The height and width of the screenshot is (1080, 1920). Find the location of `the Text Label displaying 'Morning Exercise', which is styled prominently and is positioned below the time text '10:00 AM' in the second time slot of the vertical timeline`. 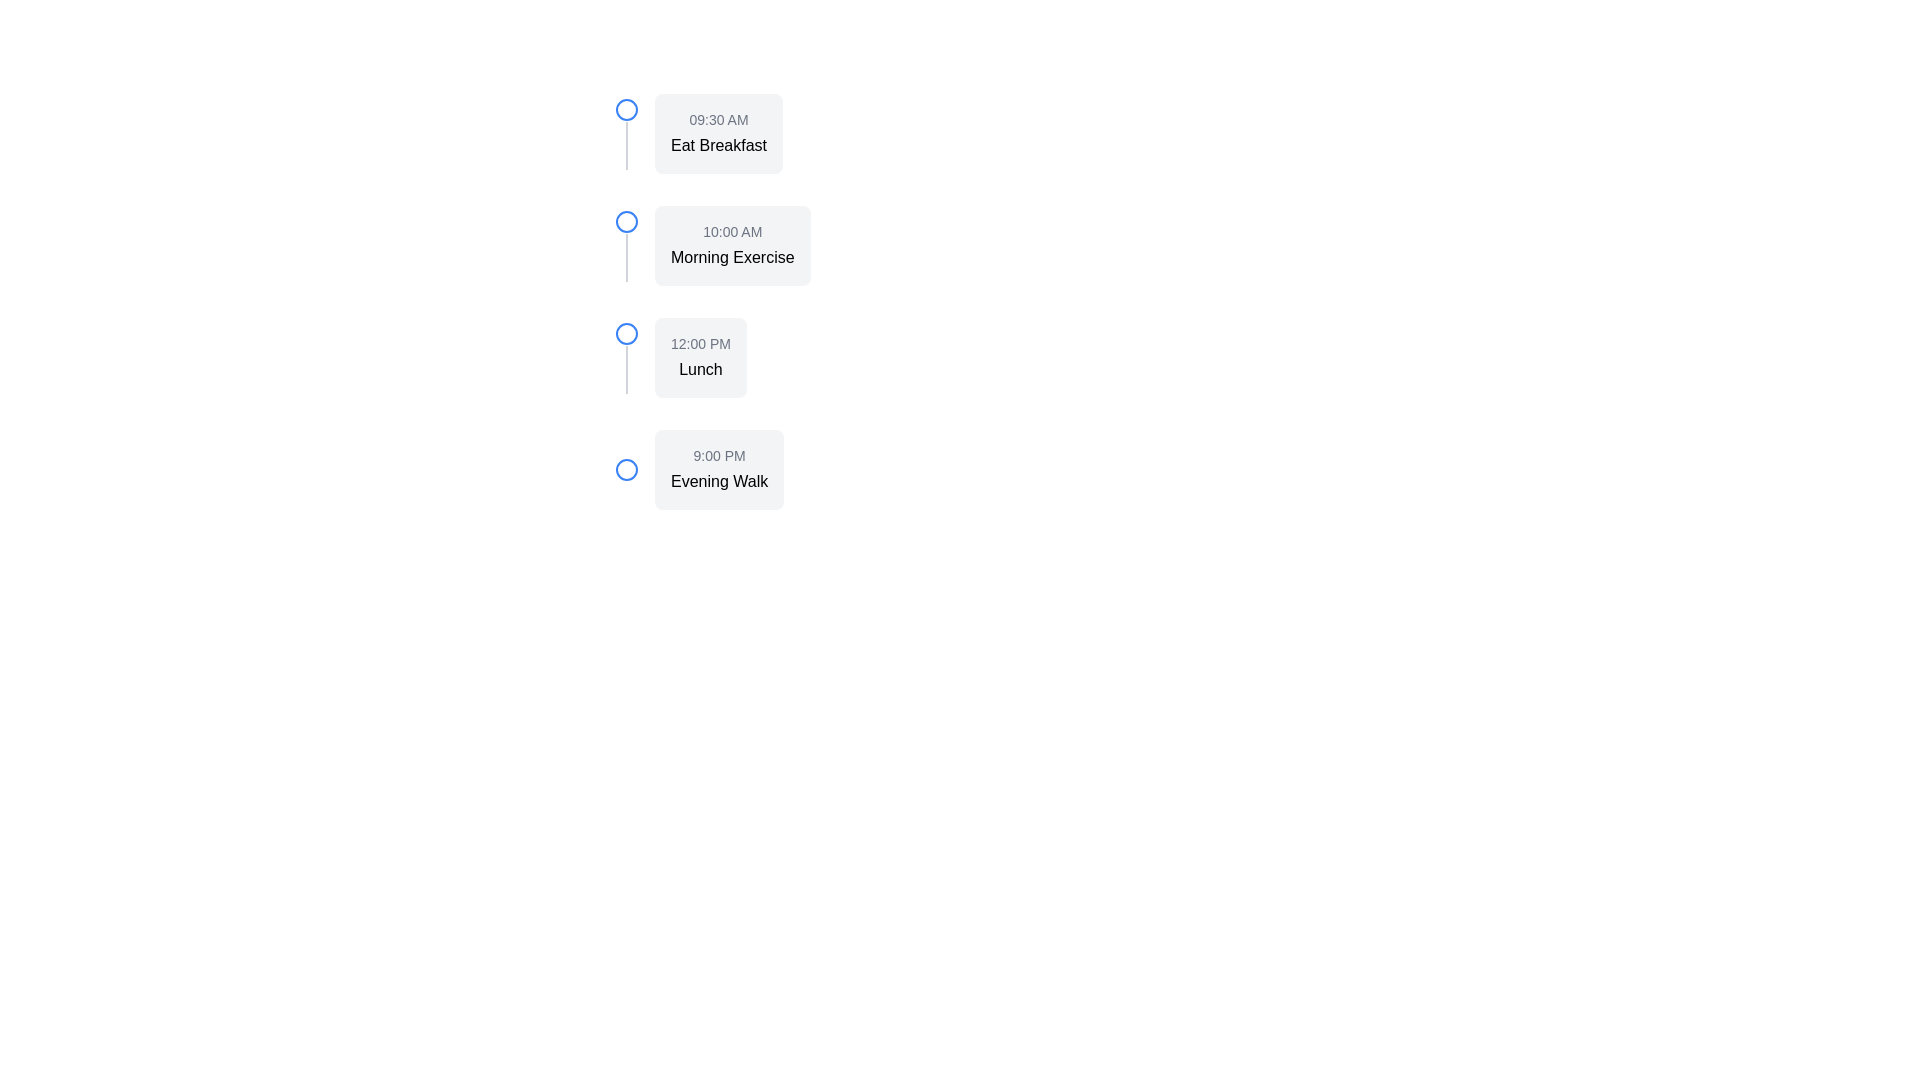

the Text Label displaying 'Morning Exercise', which is styled prominently and is positioned below the time text '10:00 AM' in the second time slot of the vertical timeline is located at coordinates (731, 257).